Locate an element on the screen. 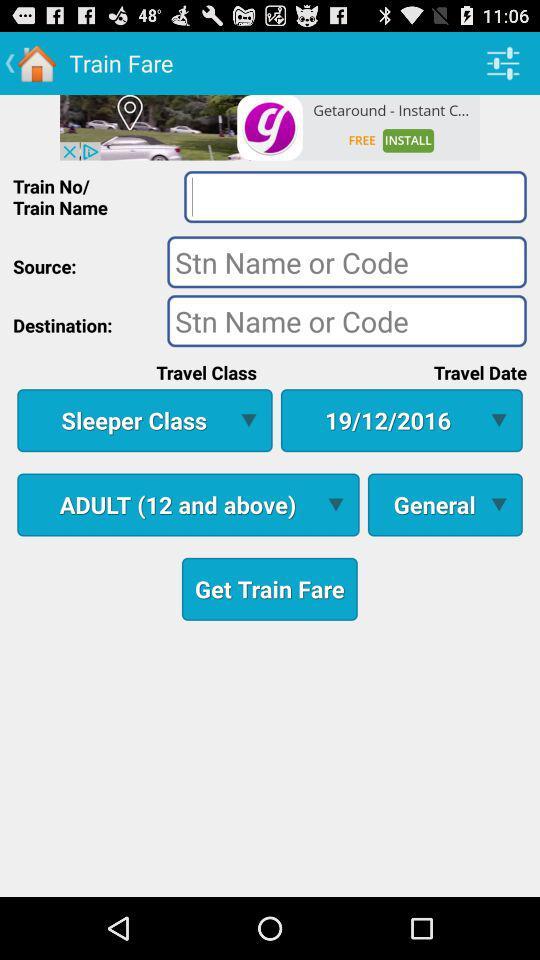  data entry field is located at coordinates (346, 320).